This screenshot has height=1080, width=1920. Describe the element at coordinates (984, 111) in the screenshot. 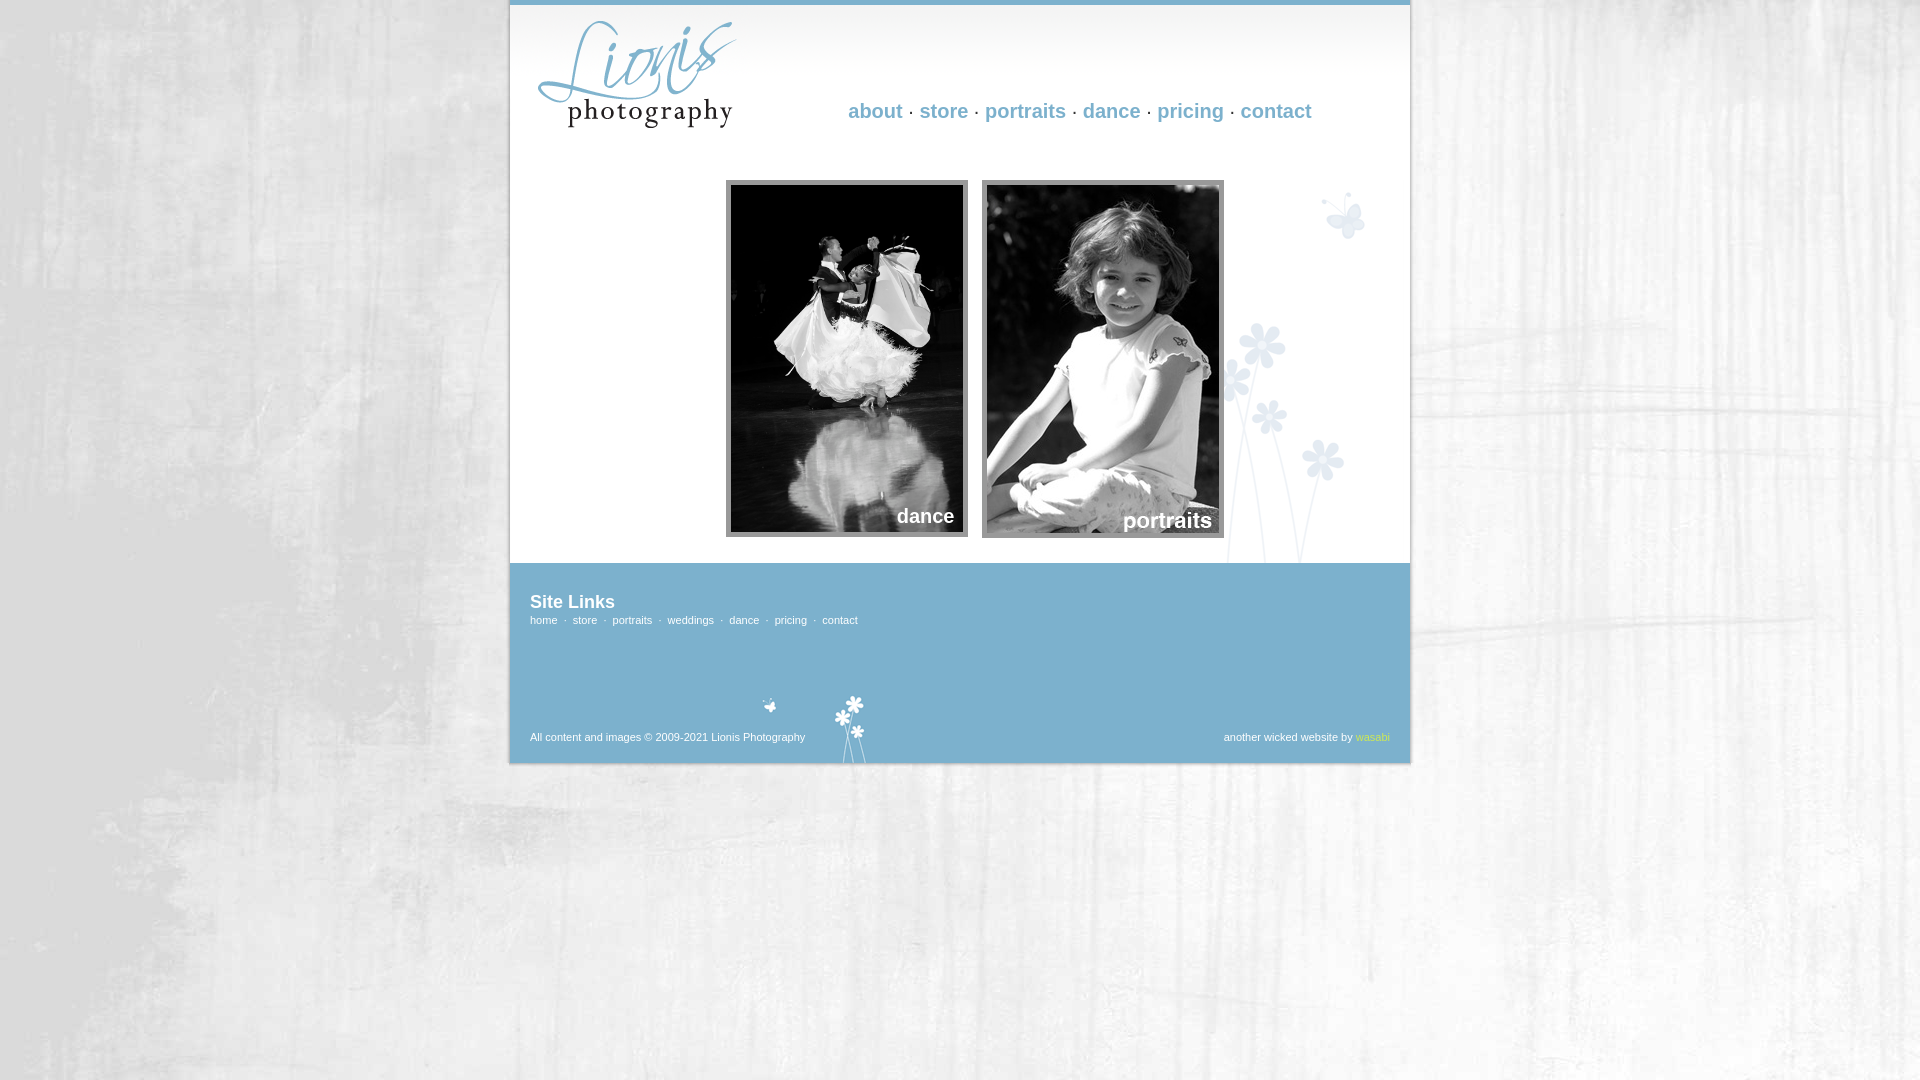

I see `'portraits'` at that location.